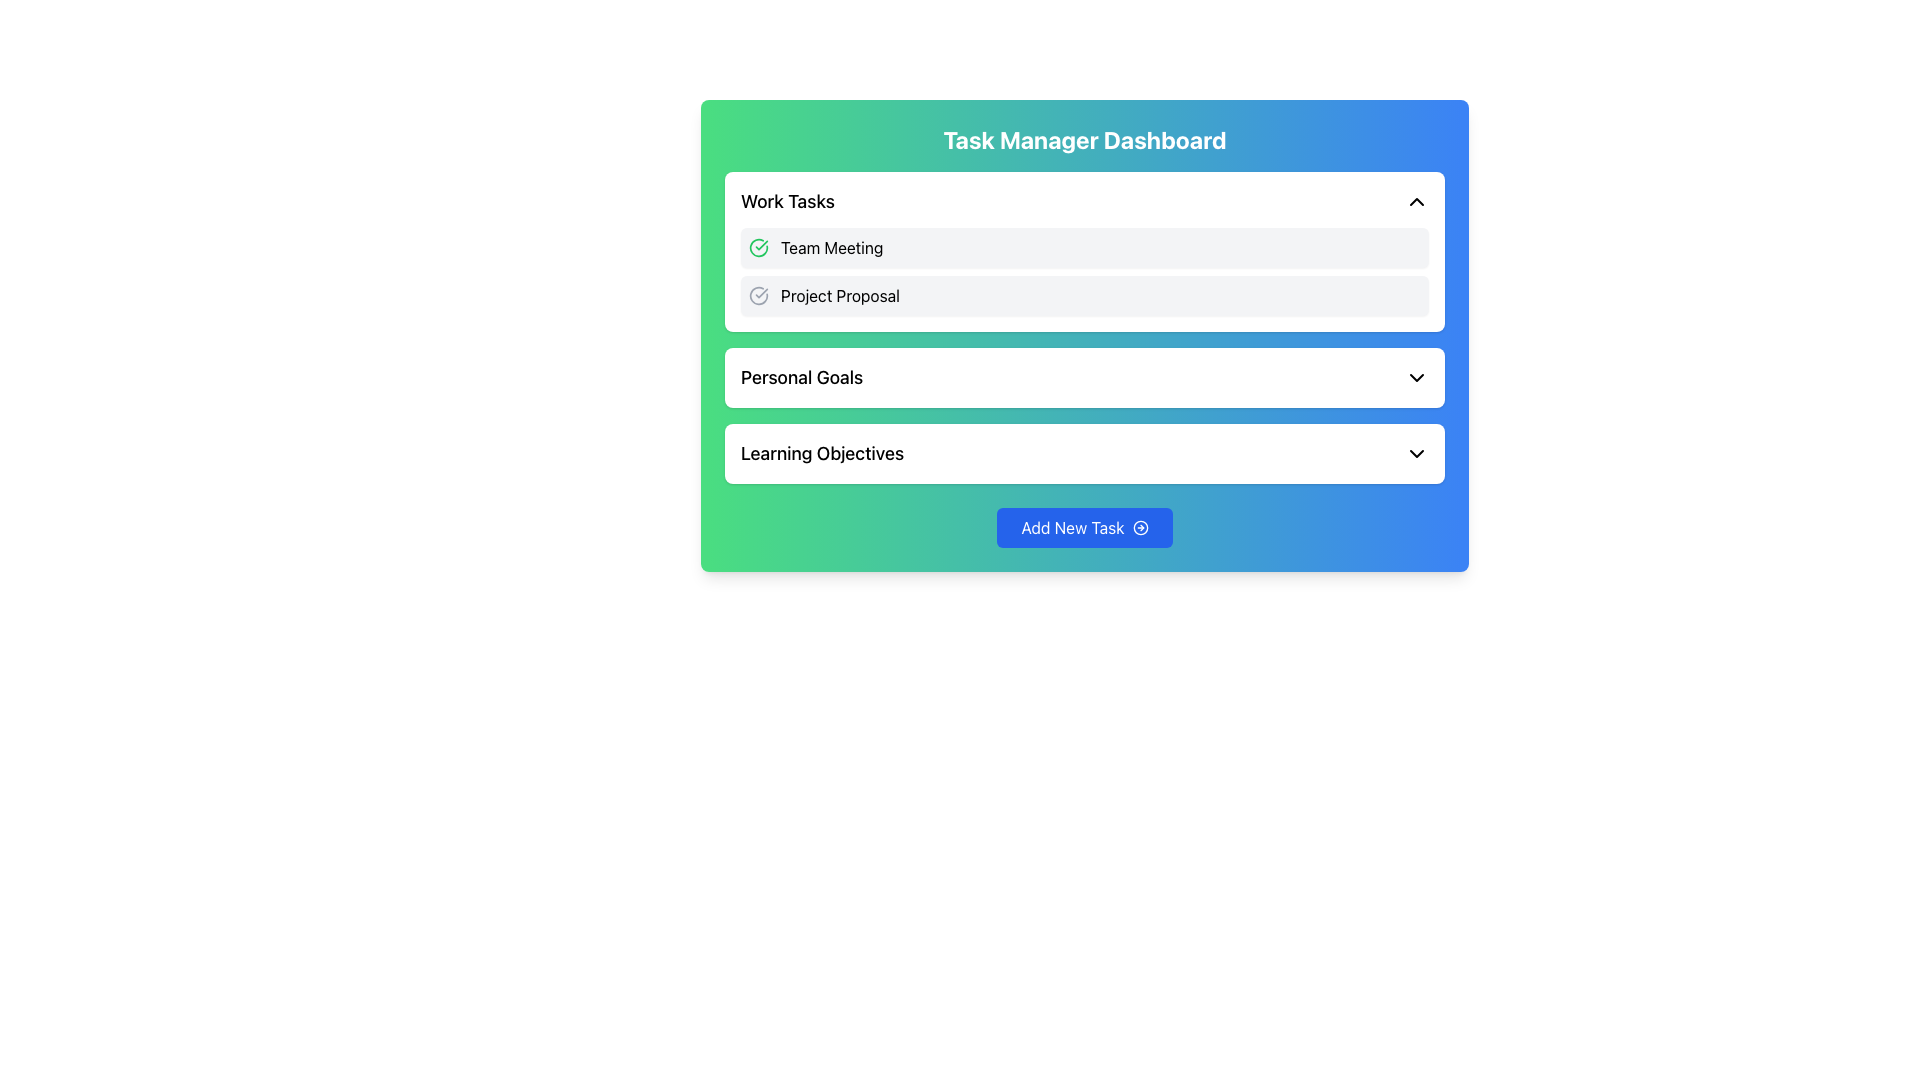  Describe the element at coordinates (1415, 378) in the screenshot. I see `the downward-facing chevron icon located to the right of the 'Personal Goals' text` at that location.